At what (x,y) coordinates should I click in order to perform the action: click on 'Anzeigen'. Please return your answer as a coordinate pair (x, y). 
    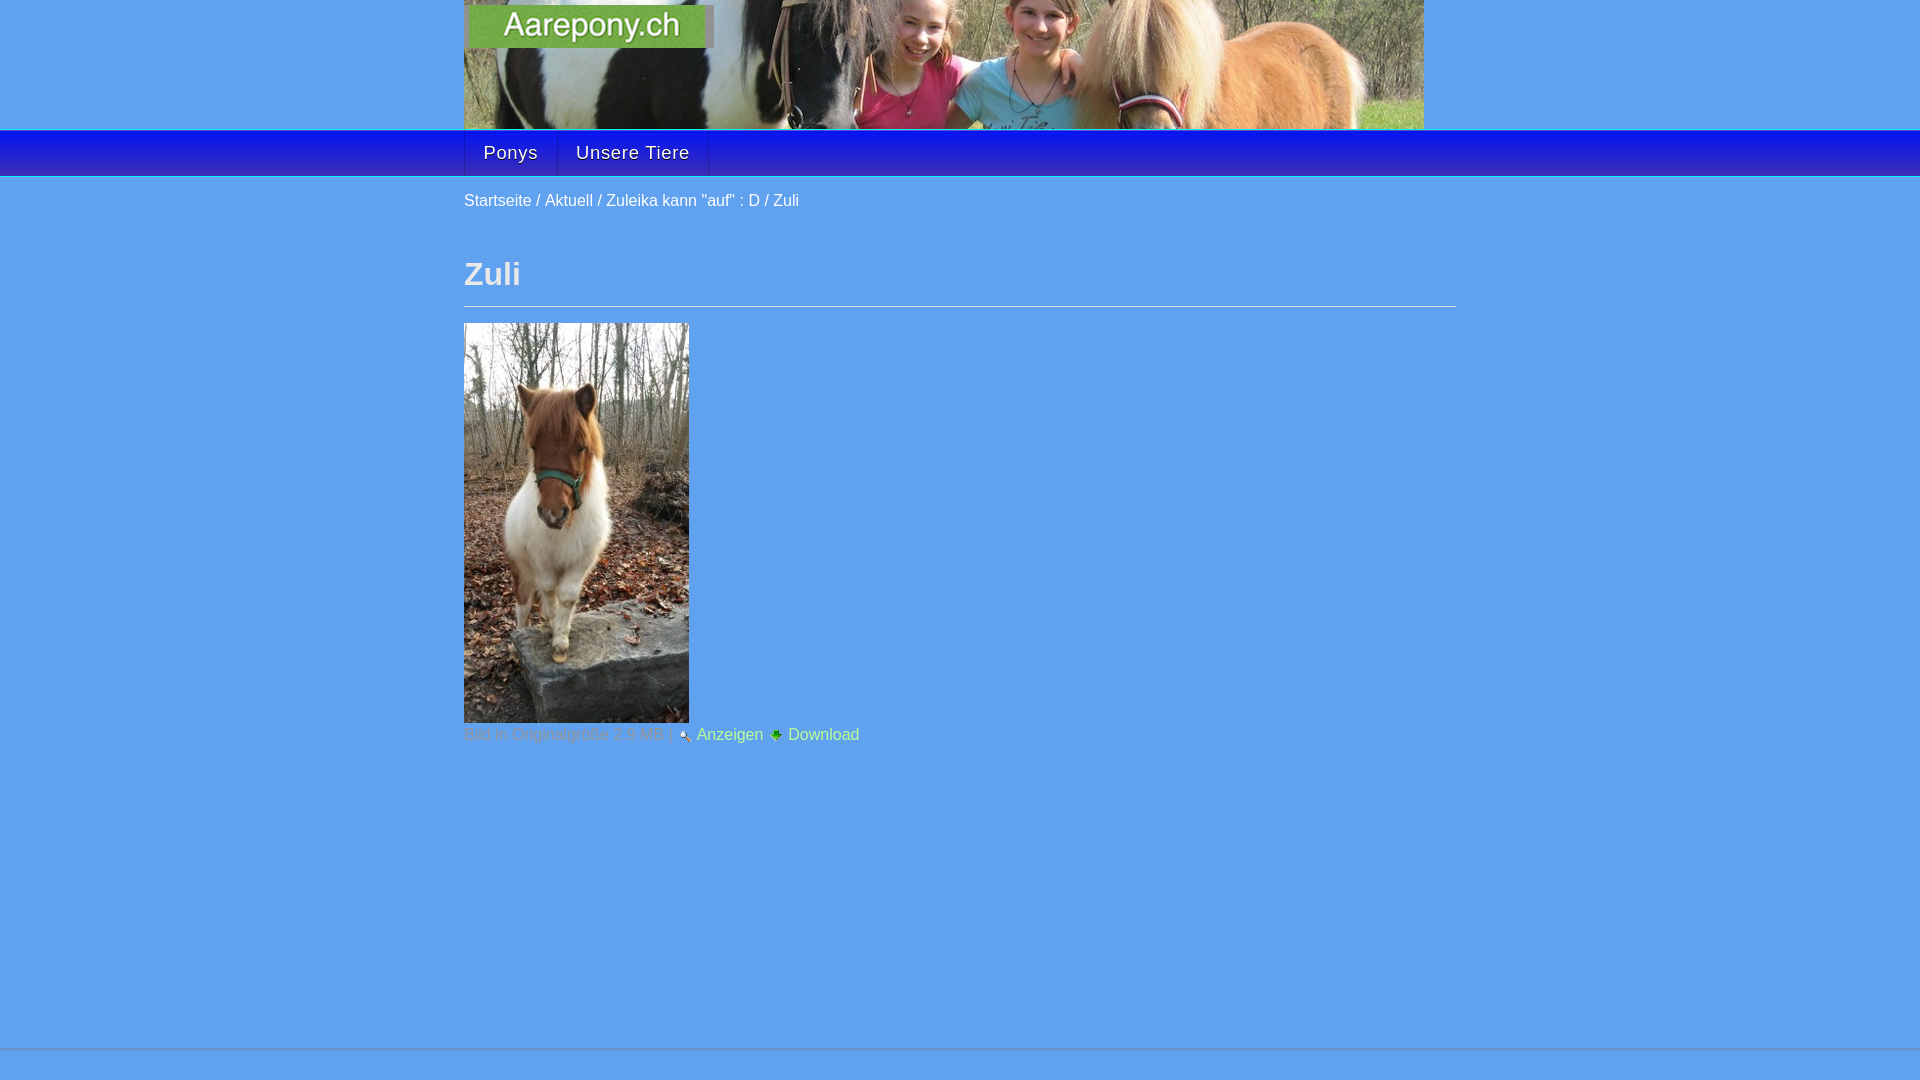
    Looking at the image, I should click on (721, 734).